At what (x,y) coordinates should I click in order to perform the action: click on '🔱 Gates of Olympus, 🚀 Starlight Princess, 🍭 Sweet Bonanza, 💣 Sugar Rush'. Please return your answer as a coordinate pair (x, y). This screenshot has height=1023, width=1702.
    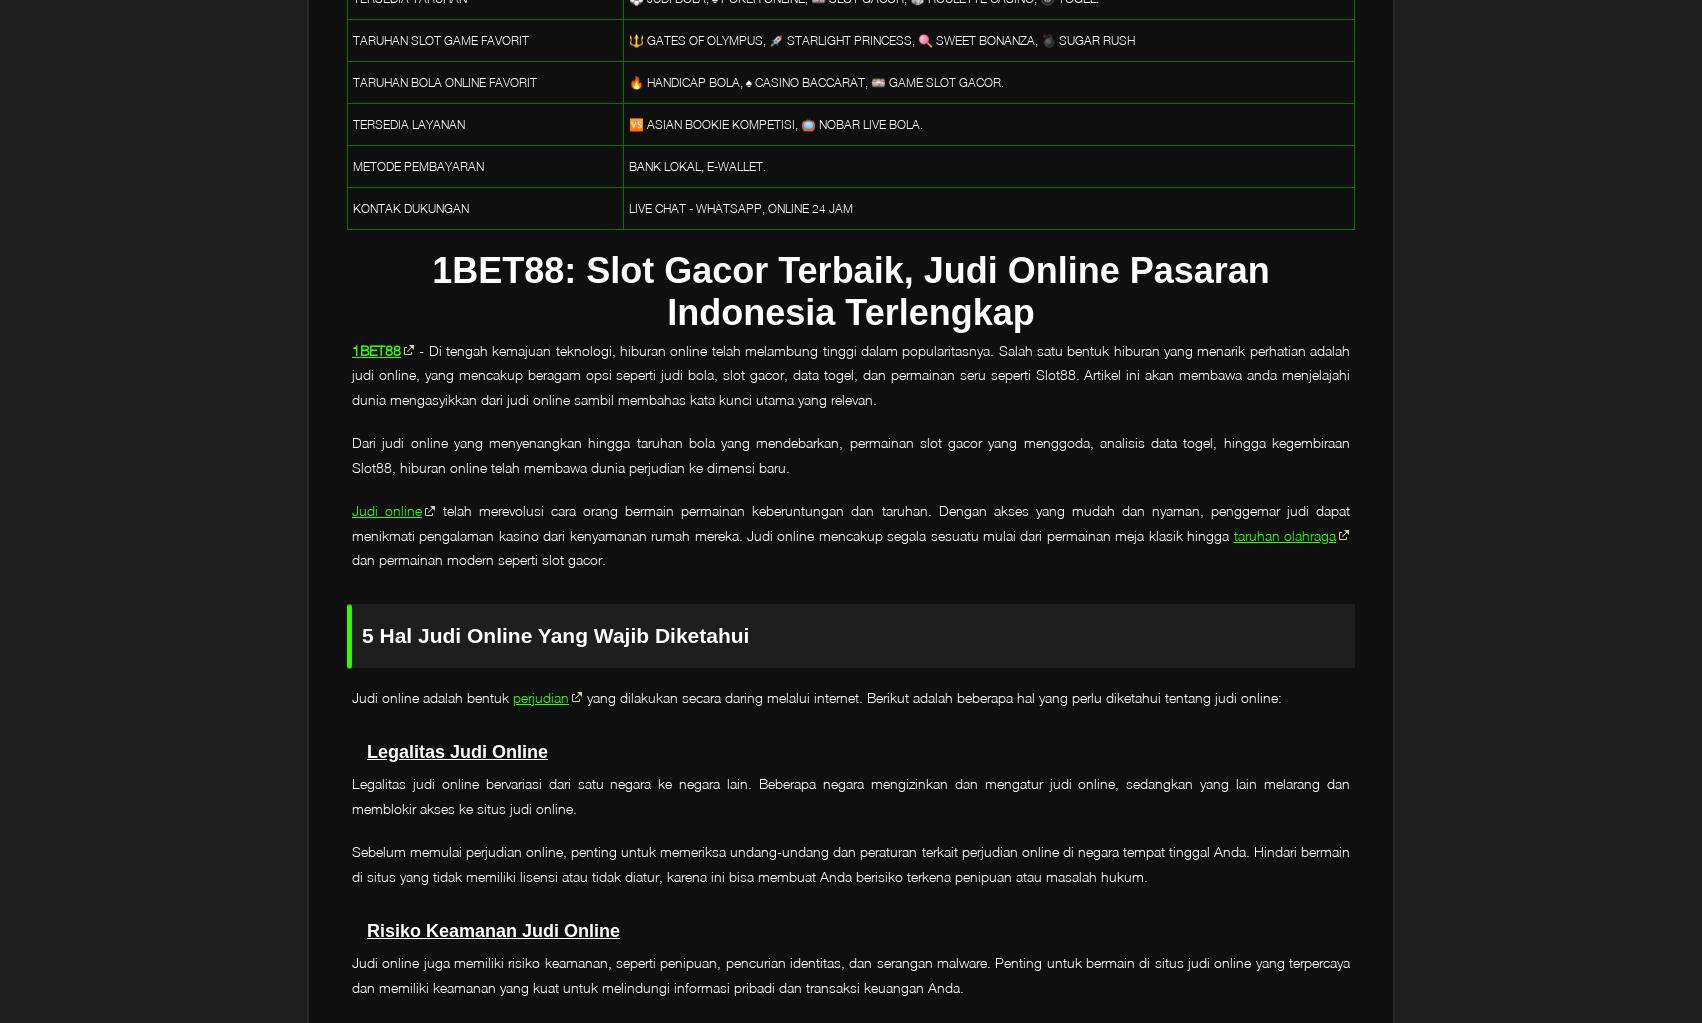
    Looking at the image, I should click on (628, 39).